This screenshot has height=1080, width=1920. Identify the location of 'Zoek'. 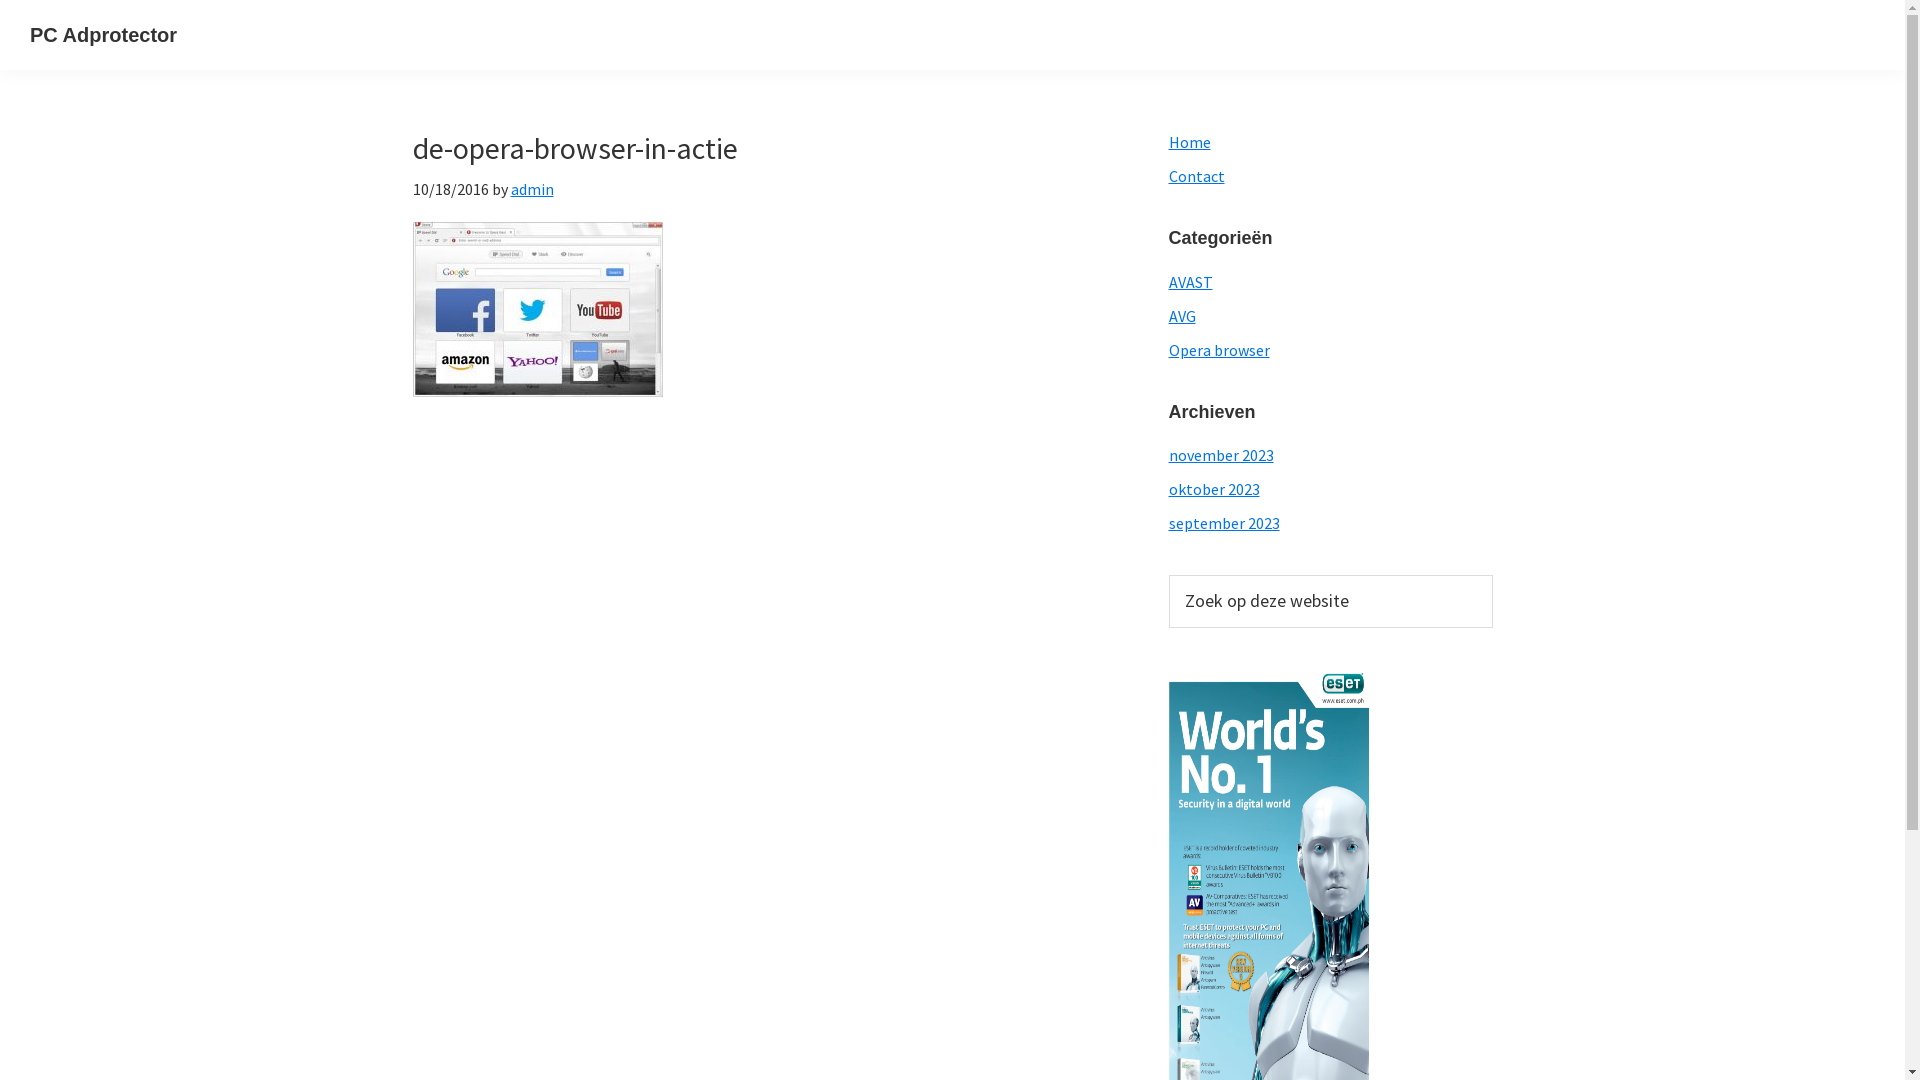
(1492, 574).